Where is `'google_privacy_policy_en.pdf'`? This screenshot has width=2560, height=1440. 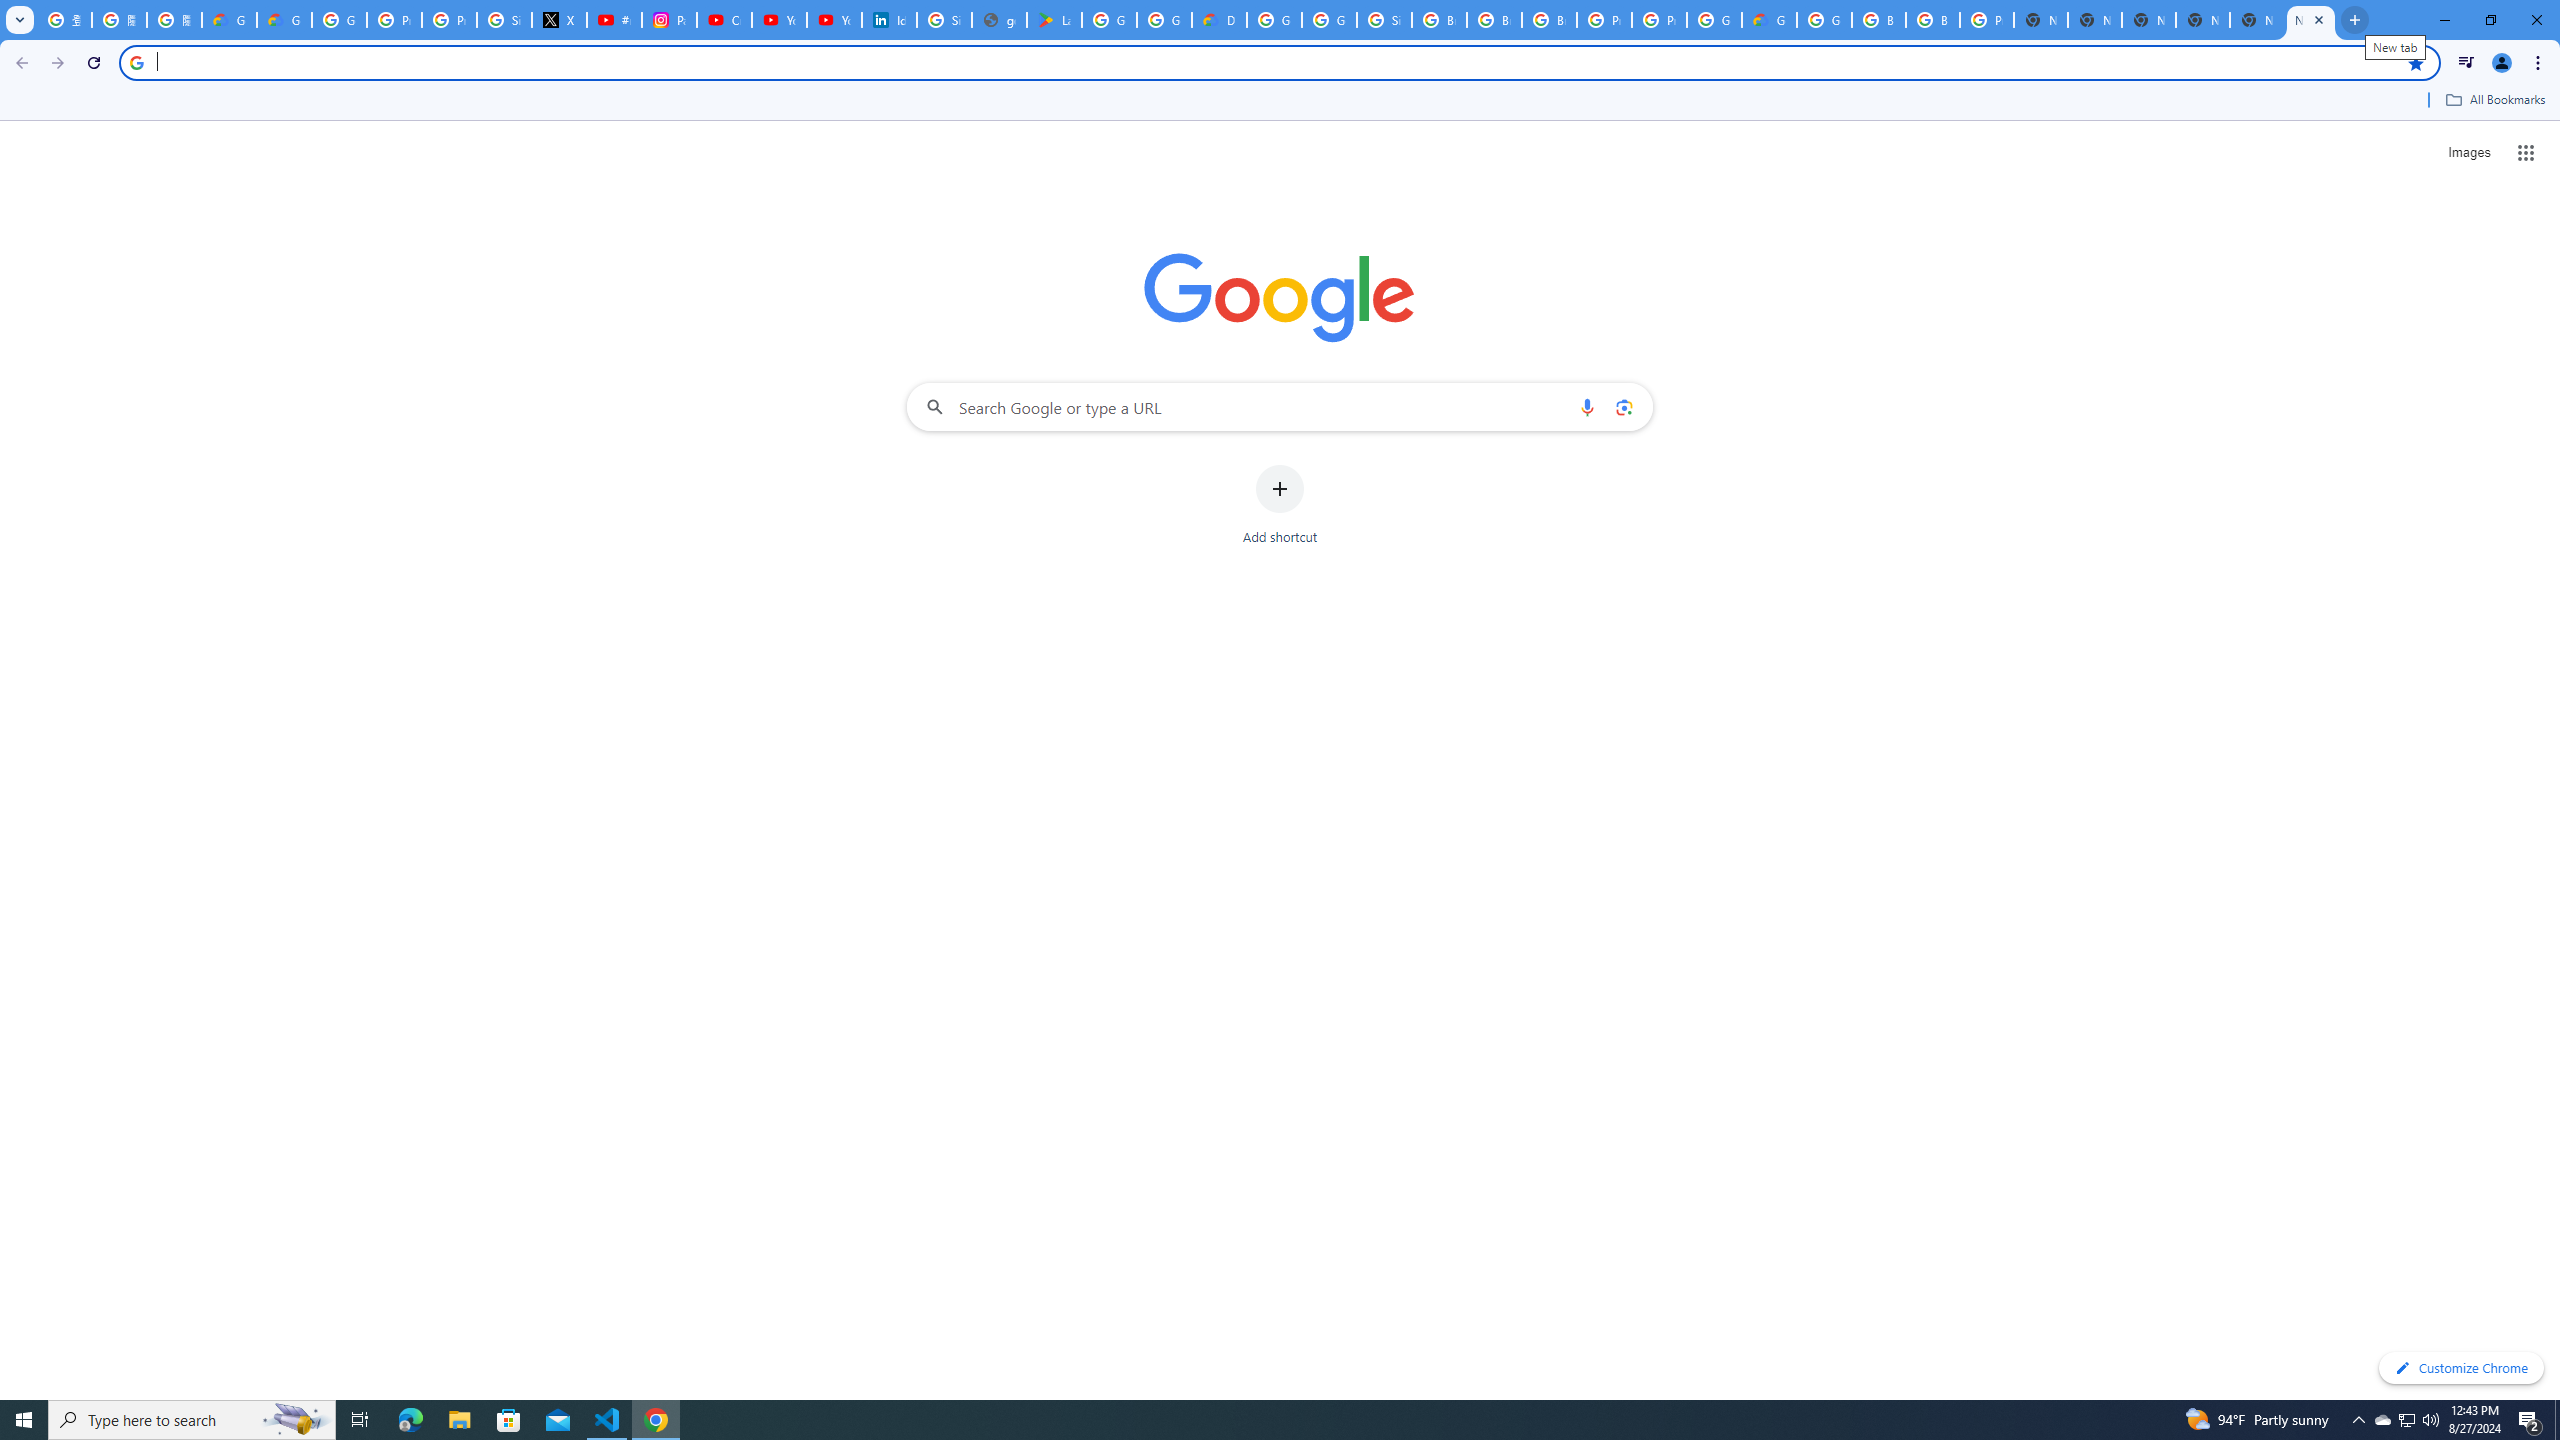 'google_privacy_policy_en.pdf' is located at coordinates (998, 19).